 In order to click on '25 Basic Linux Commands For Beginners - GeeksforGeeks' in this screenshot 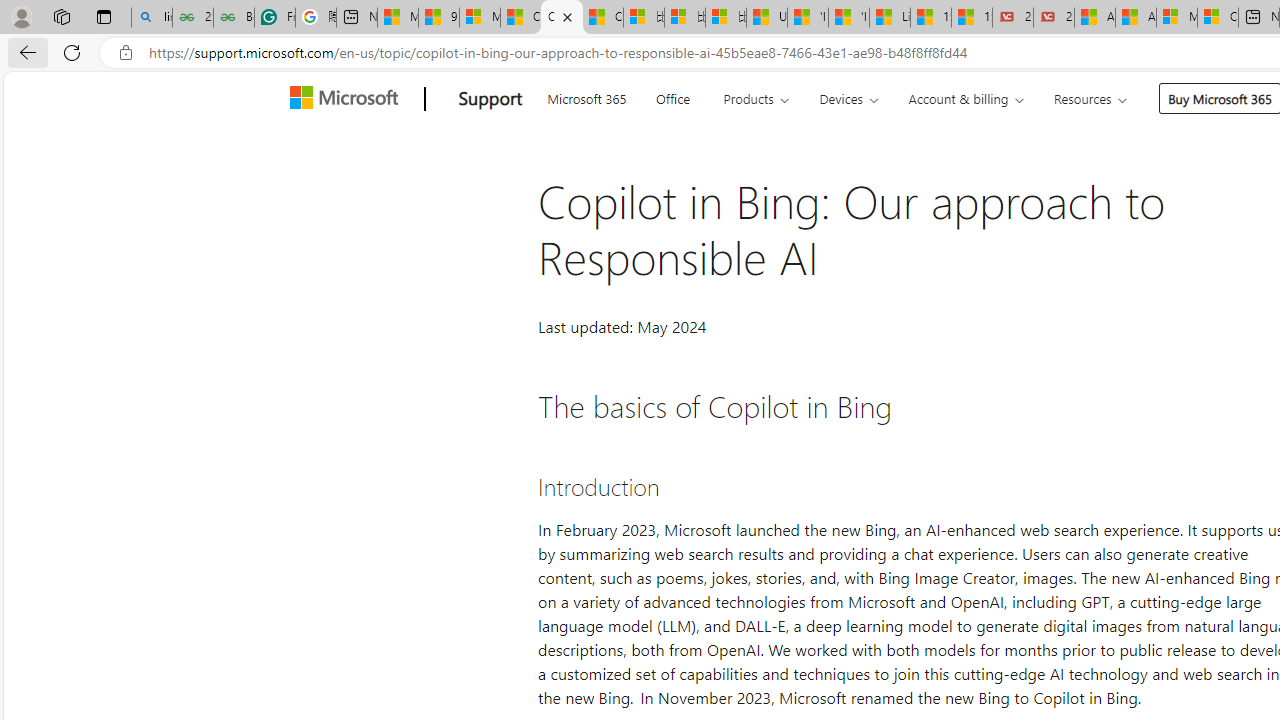, I will do `click(192, 17)`.